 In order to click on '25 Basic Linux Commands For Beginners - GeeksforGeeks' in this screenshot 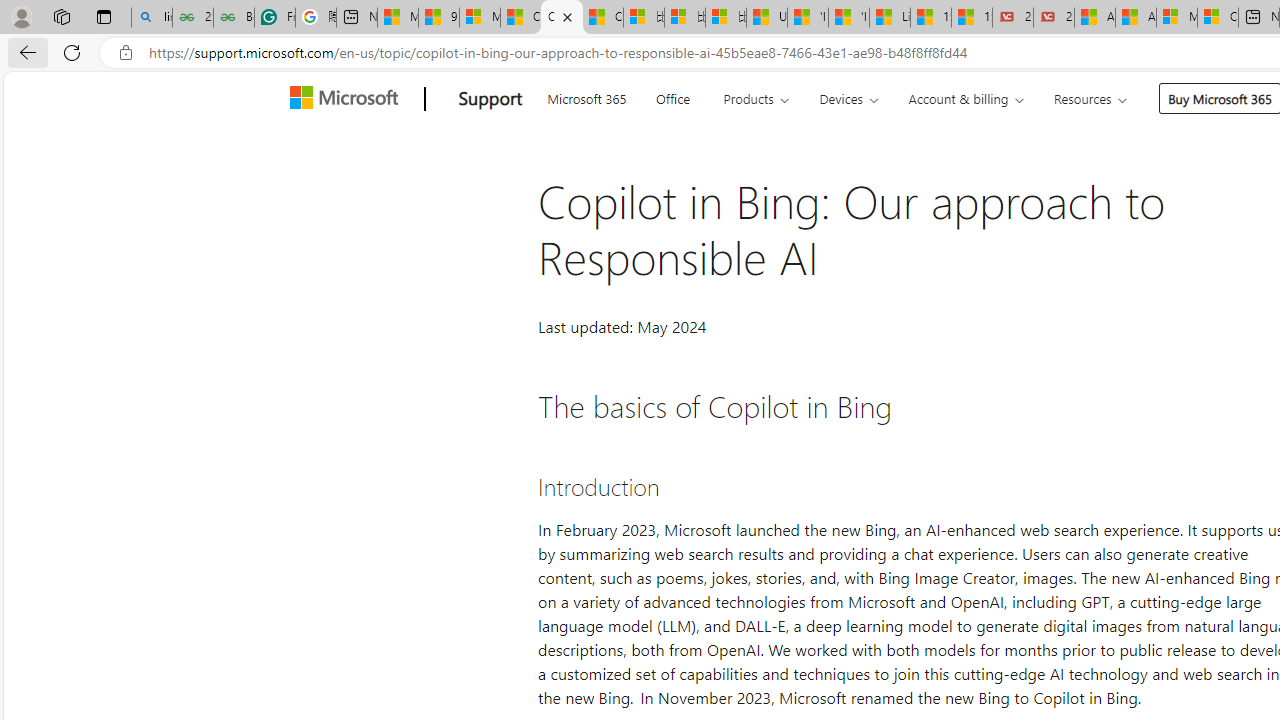, I will do `click(192, 17)`.